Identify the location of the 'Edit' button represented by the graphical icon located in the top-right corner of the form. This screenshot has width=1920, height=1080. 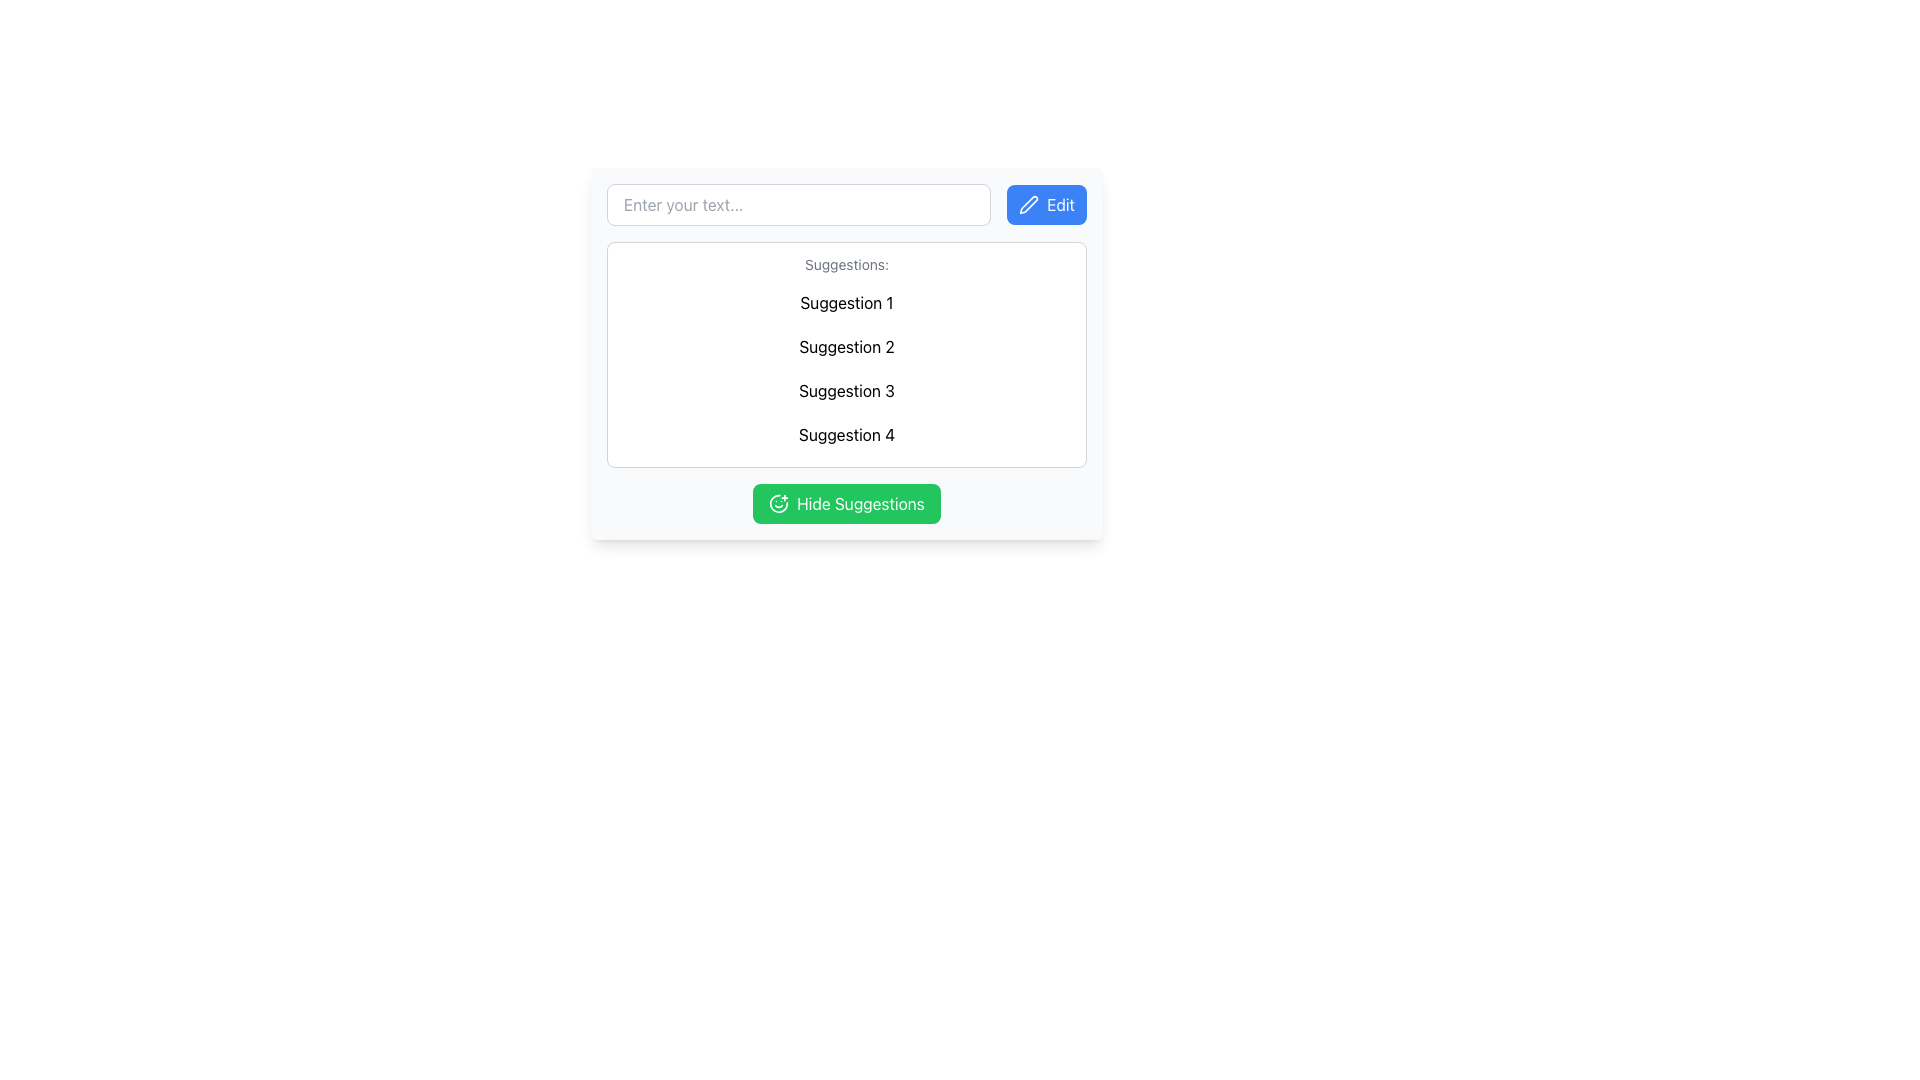
(1028, 204).